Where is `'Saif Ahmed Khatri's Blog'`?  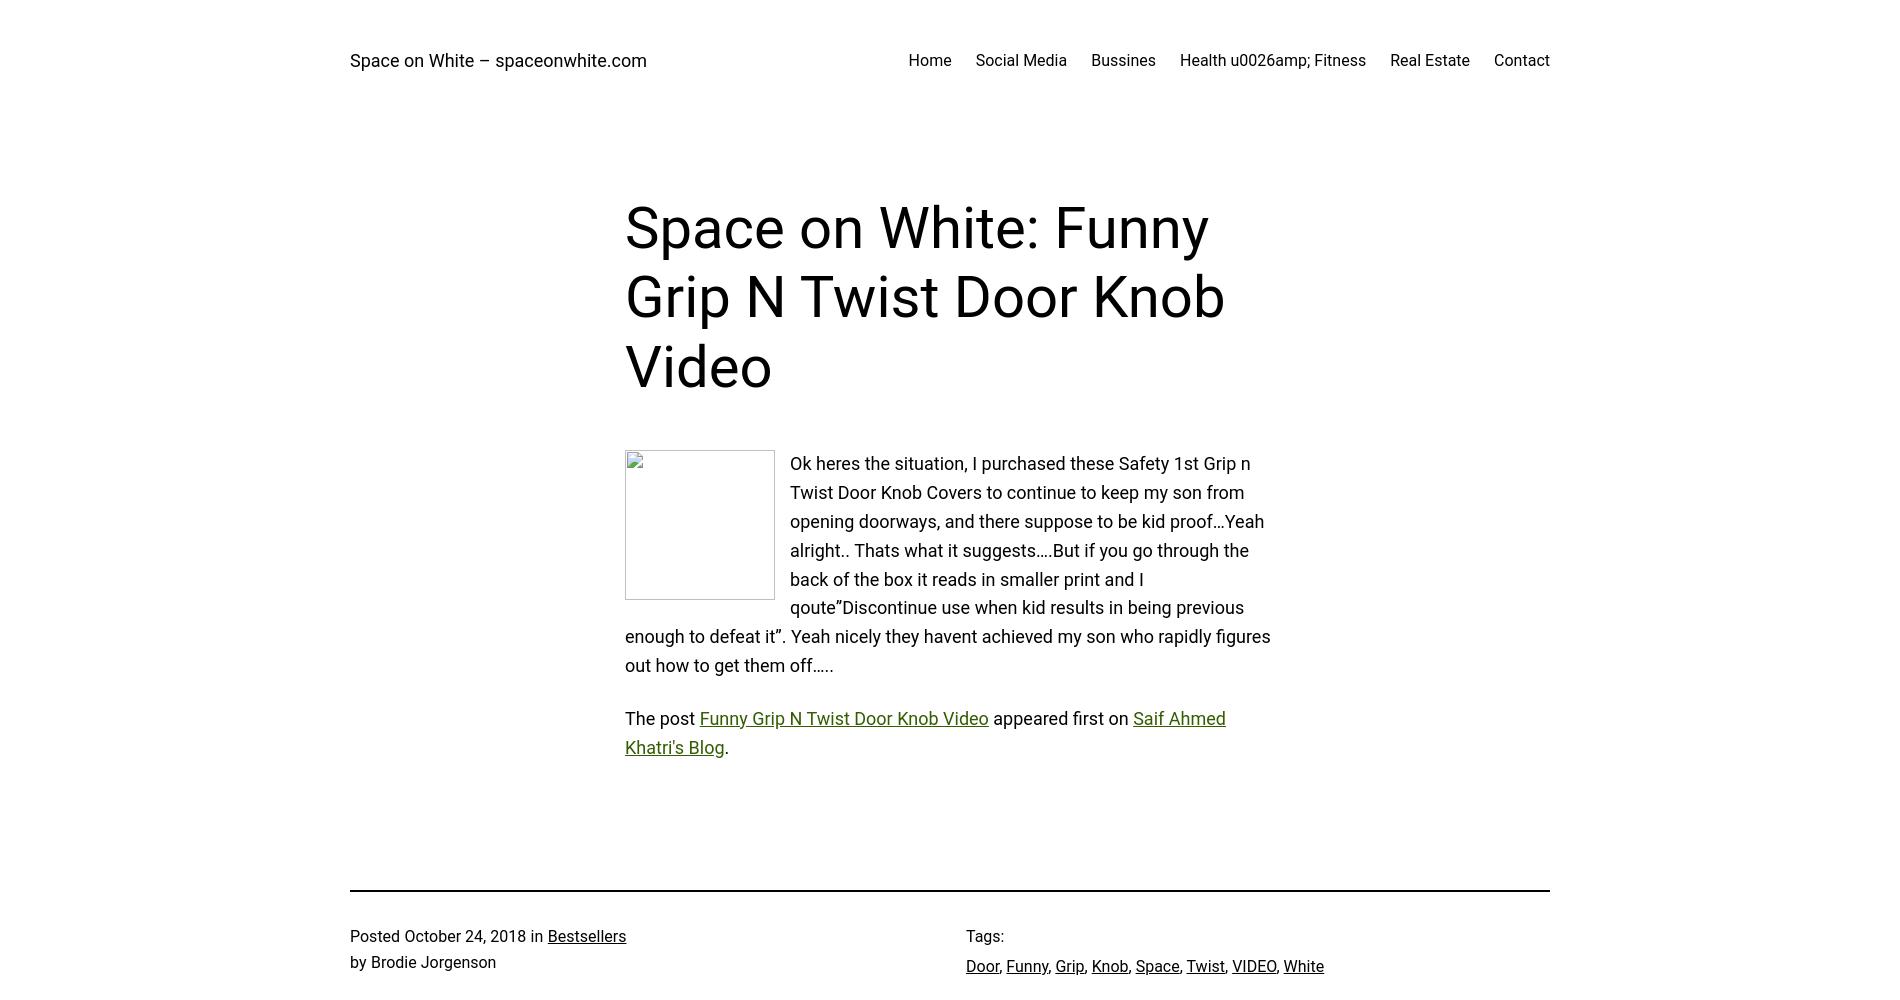
'Saif Ahmed Khatri's Blog' is located at coordinates (624, 731).